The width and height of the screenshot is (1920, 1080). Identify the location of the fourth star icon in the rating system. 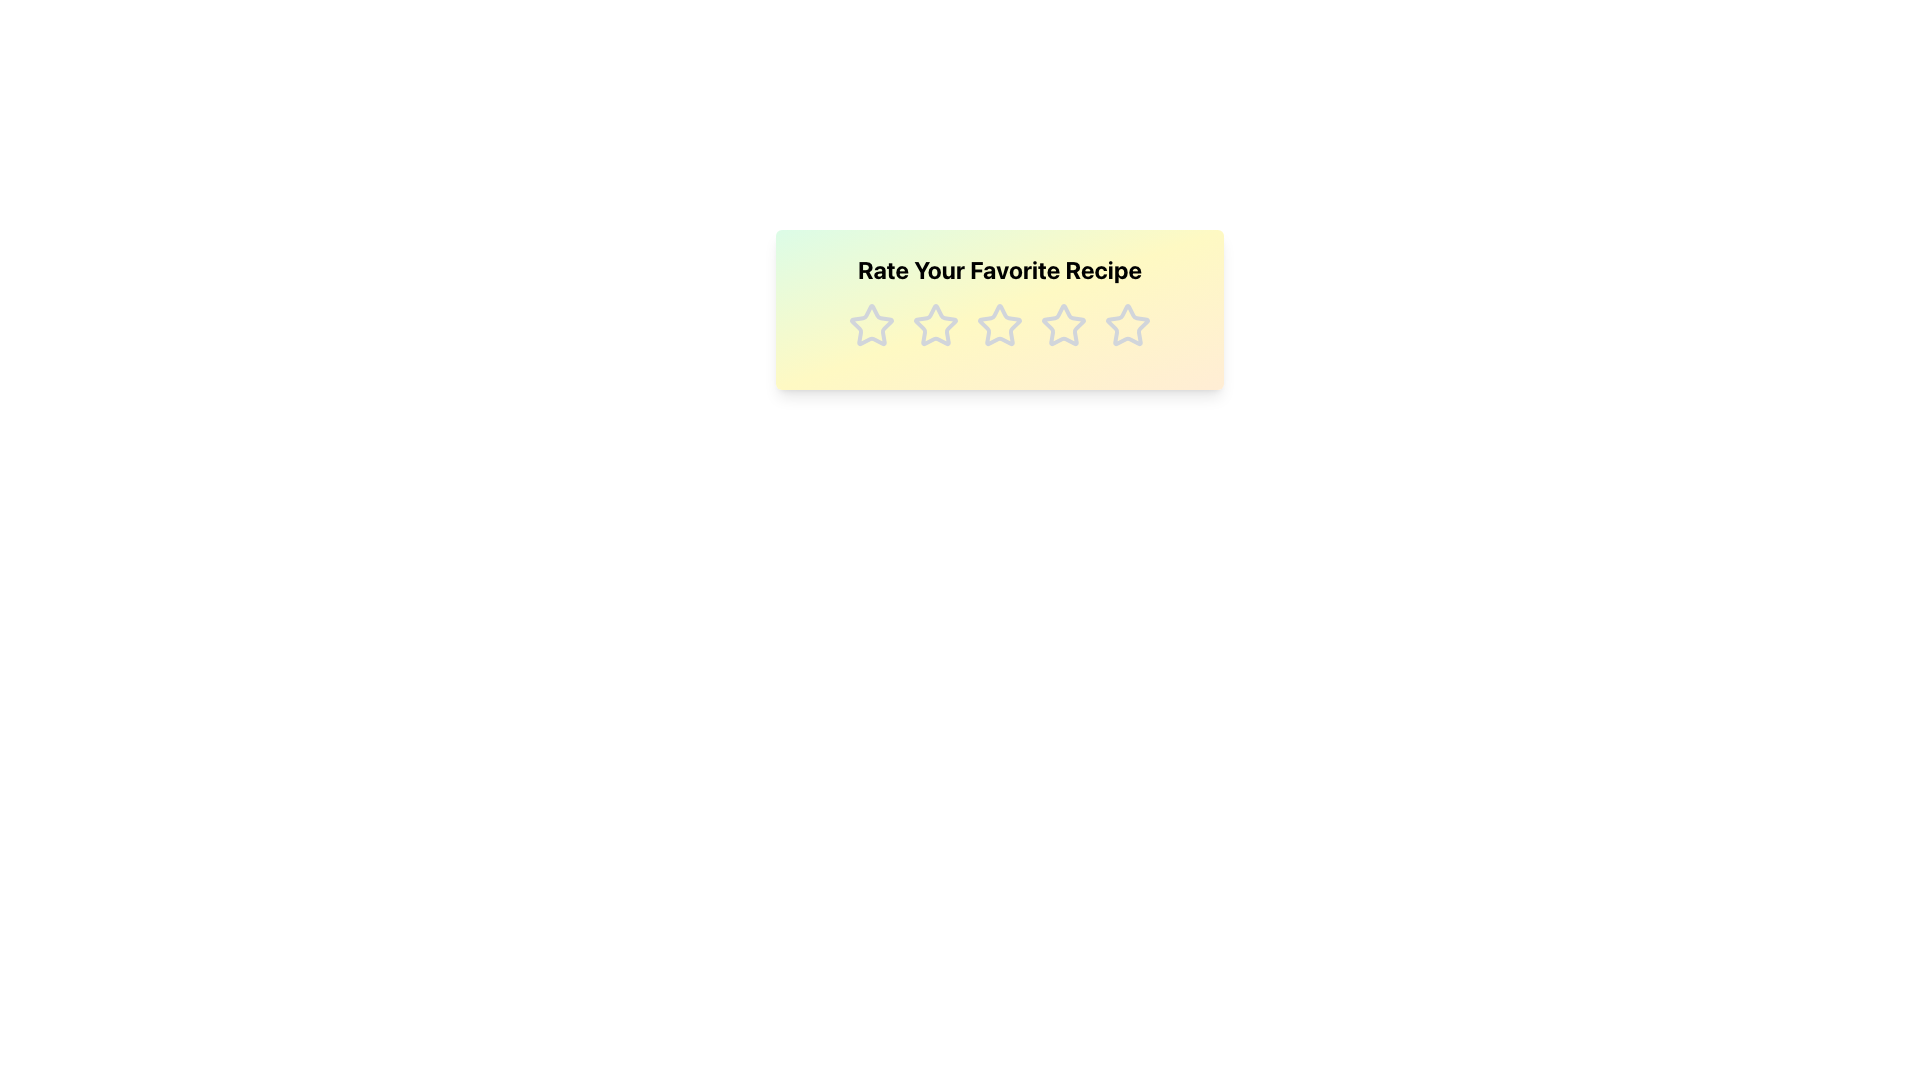
(1063, 325).